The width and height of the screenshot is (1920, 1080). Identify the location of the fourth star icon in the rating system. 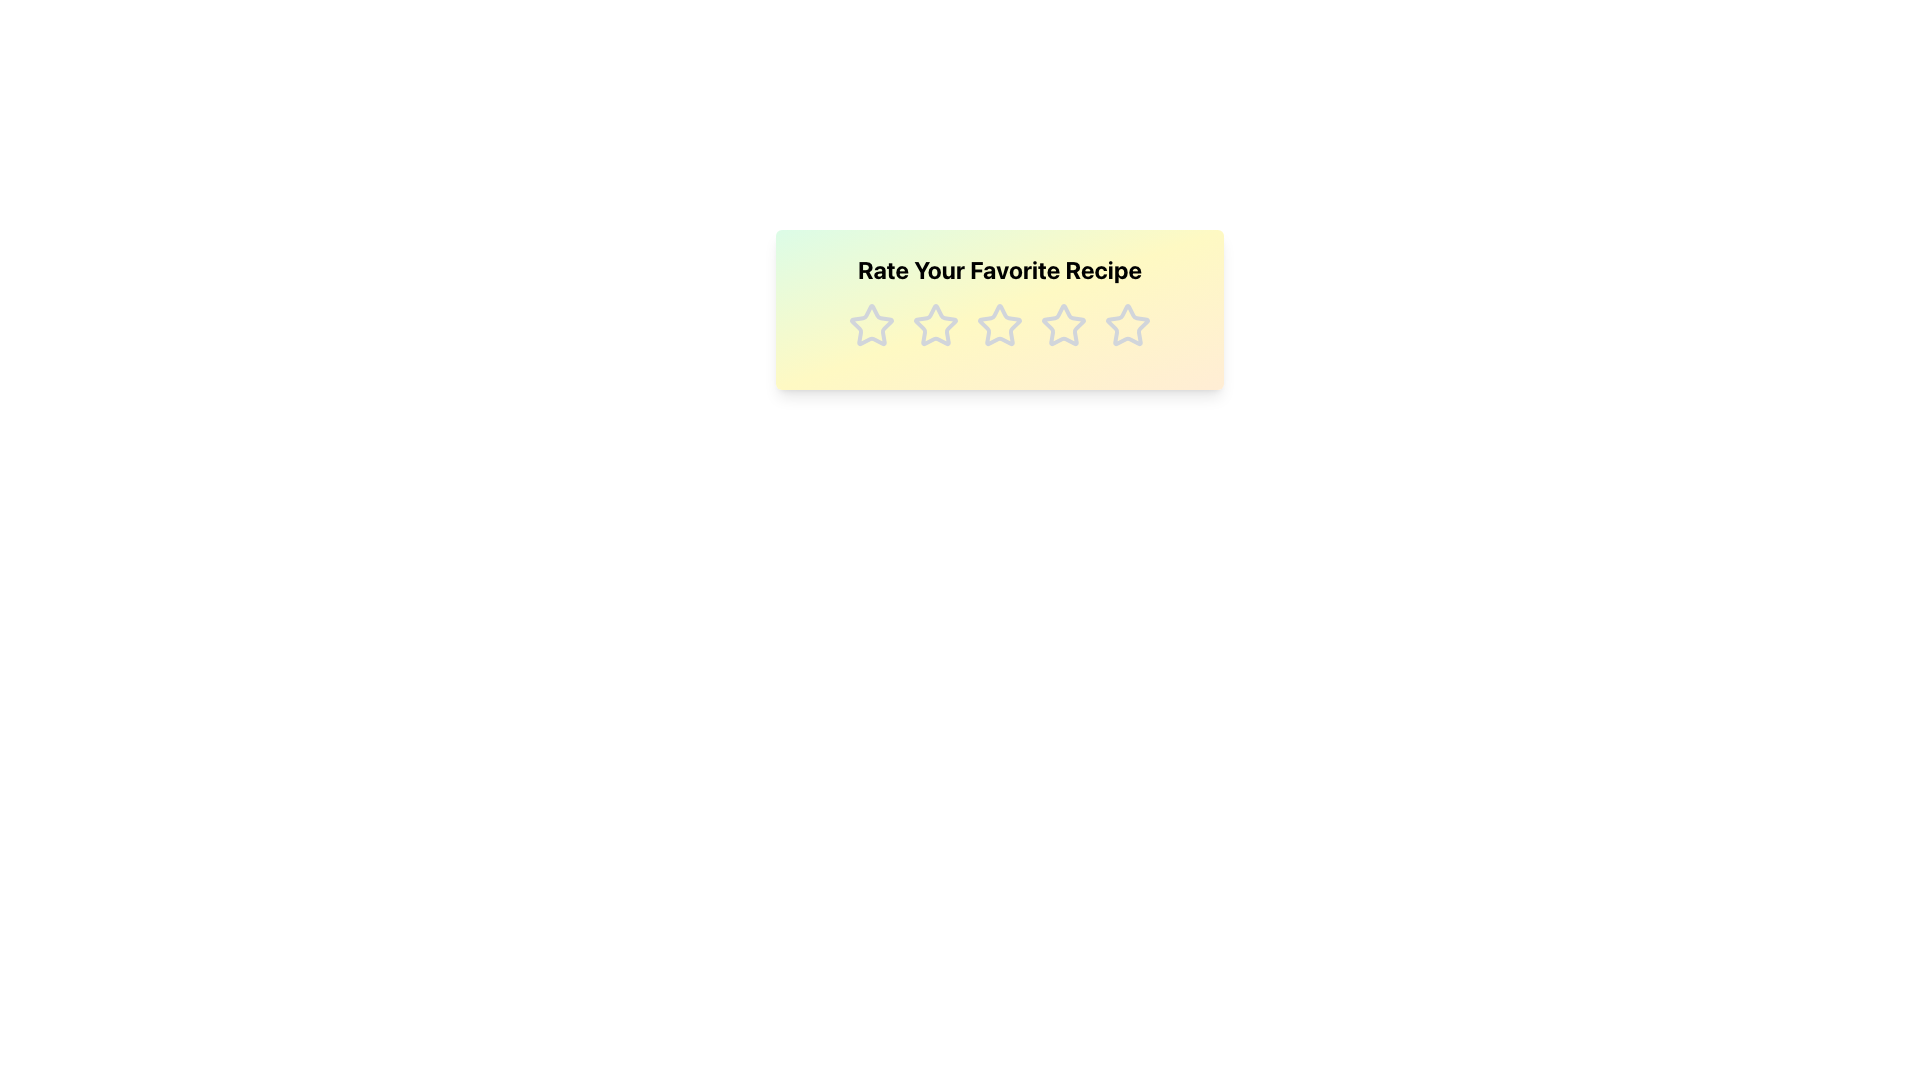
(1063, 325).